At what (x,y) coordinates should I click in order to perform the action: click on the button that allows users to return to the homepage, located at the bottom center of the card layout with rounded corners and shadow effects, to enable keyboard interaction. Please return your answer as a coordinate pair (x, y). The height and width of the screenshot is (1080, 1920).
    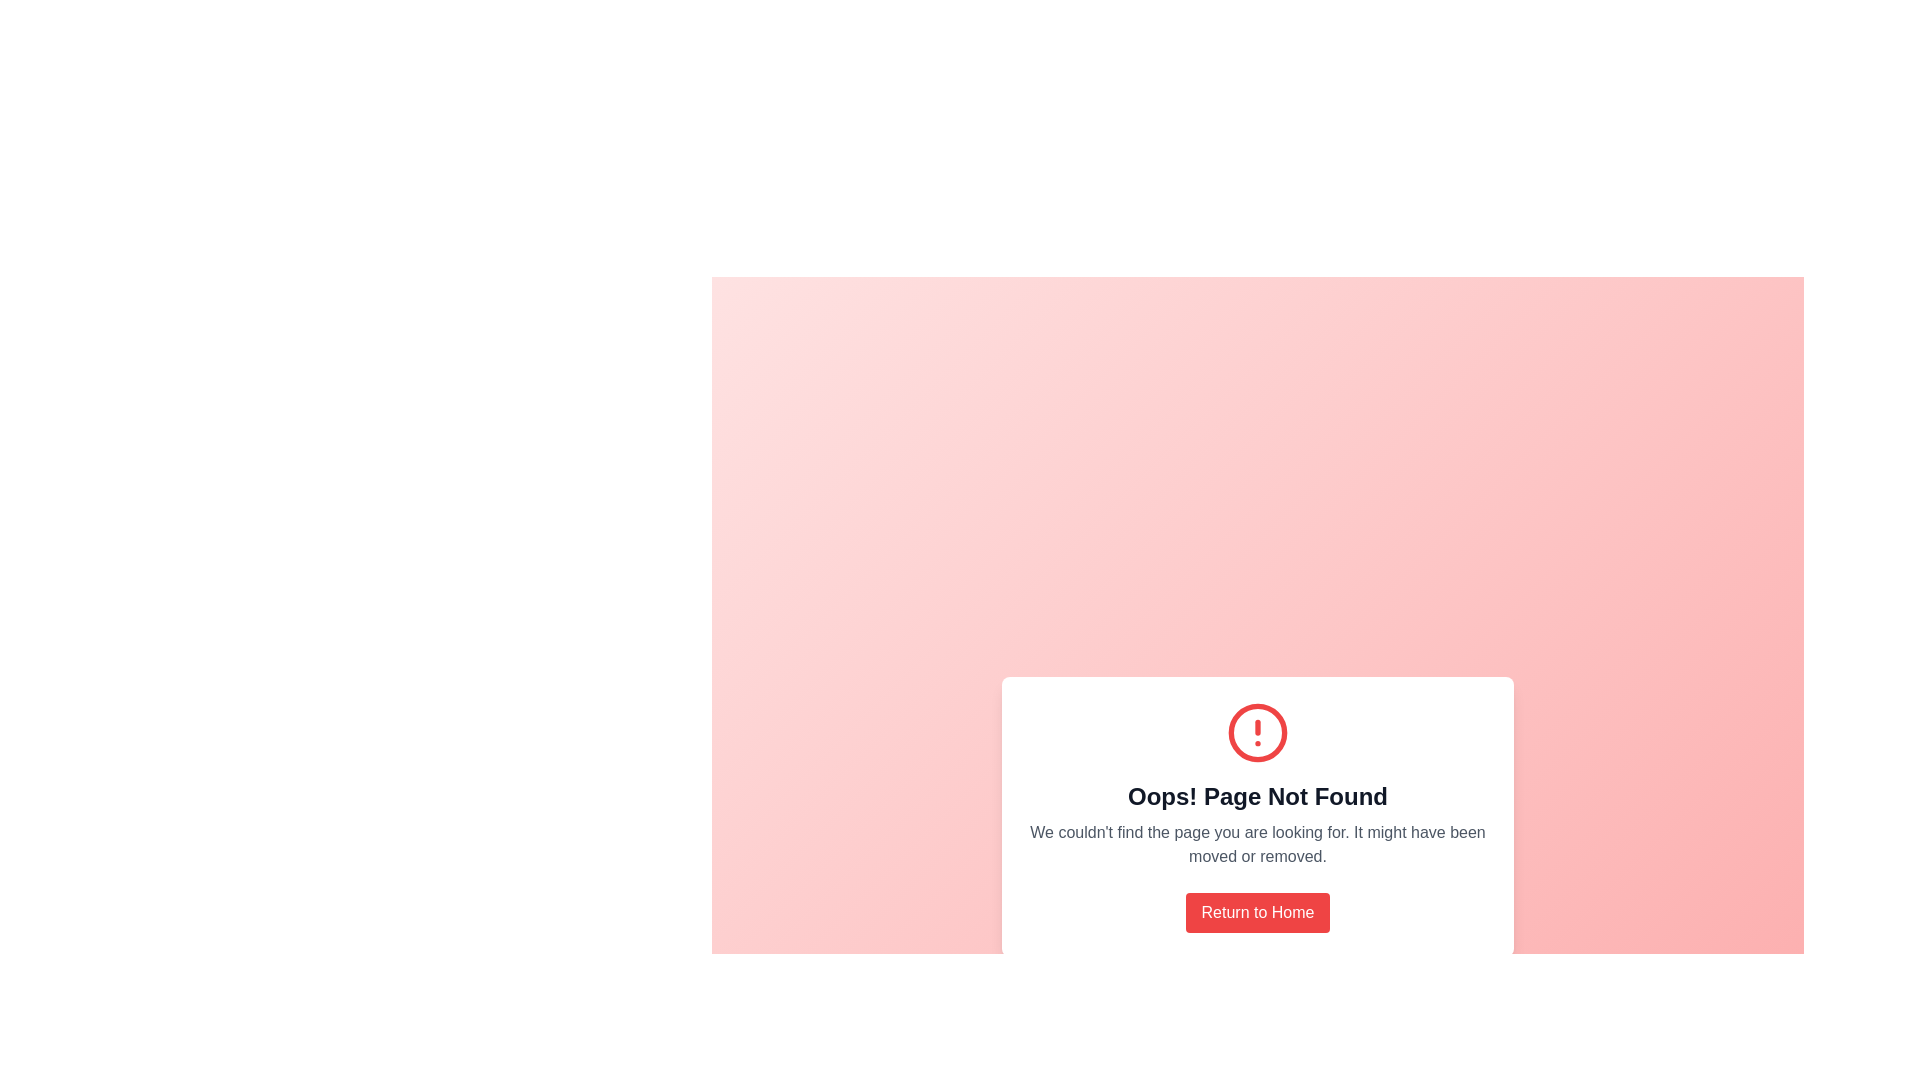
    Looking at the image, I should click on (1256, 913).